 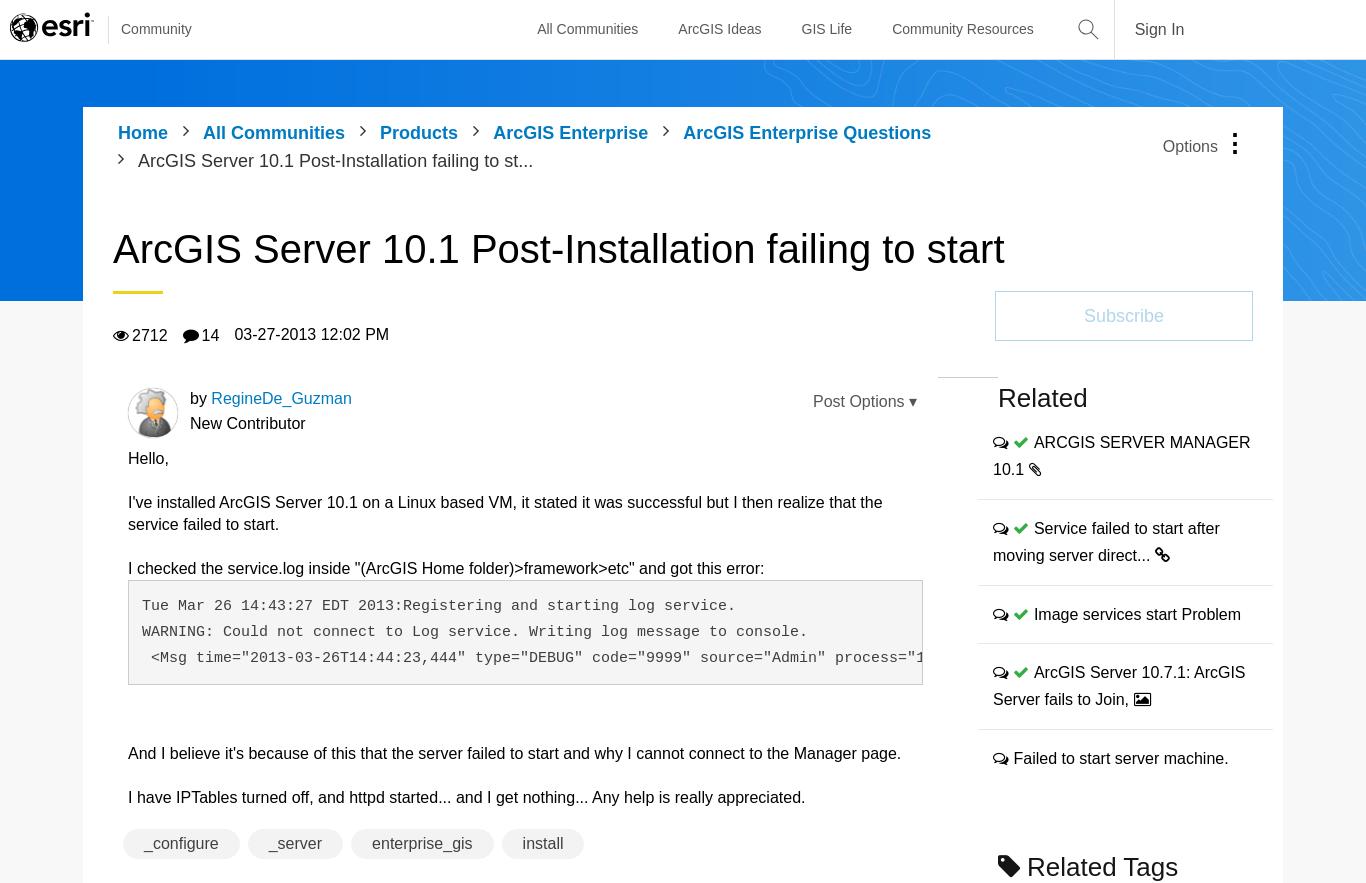 I want to click on 'ArcGIS Server 10.1 Post-Installation failing to start', so click(x=112, y=248).